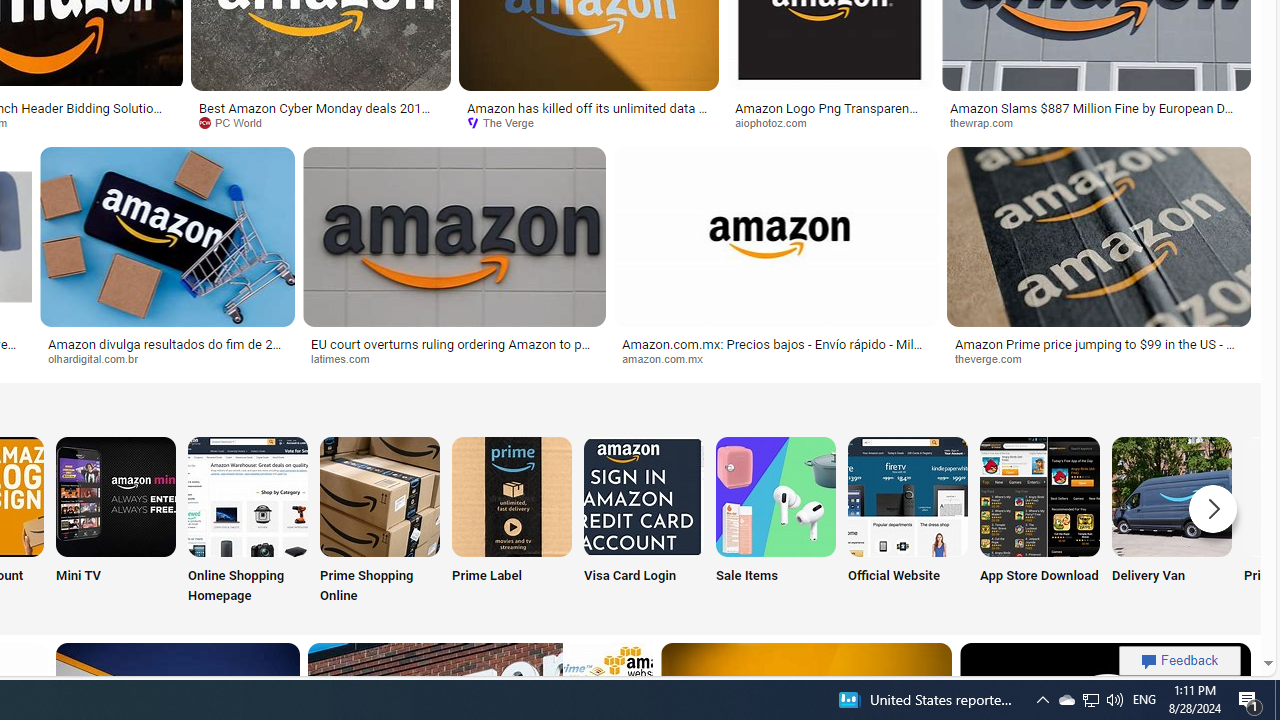  I want to click on 'Amazon Prime Shopping Online', so click(380, 495).